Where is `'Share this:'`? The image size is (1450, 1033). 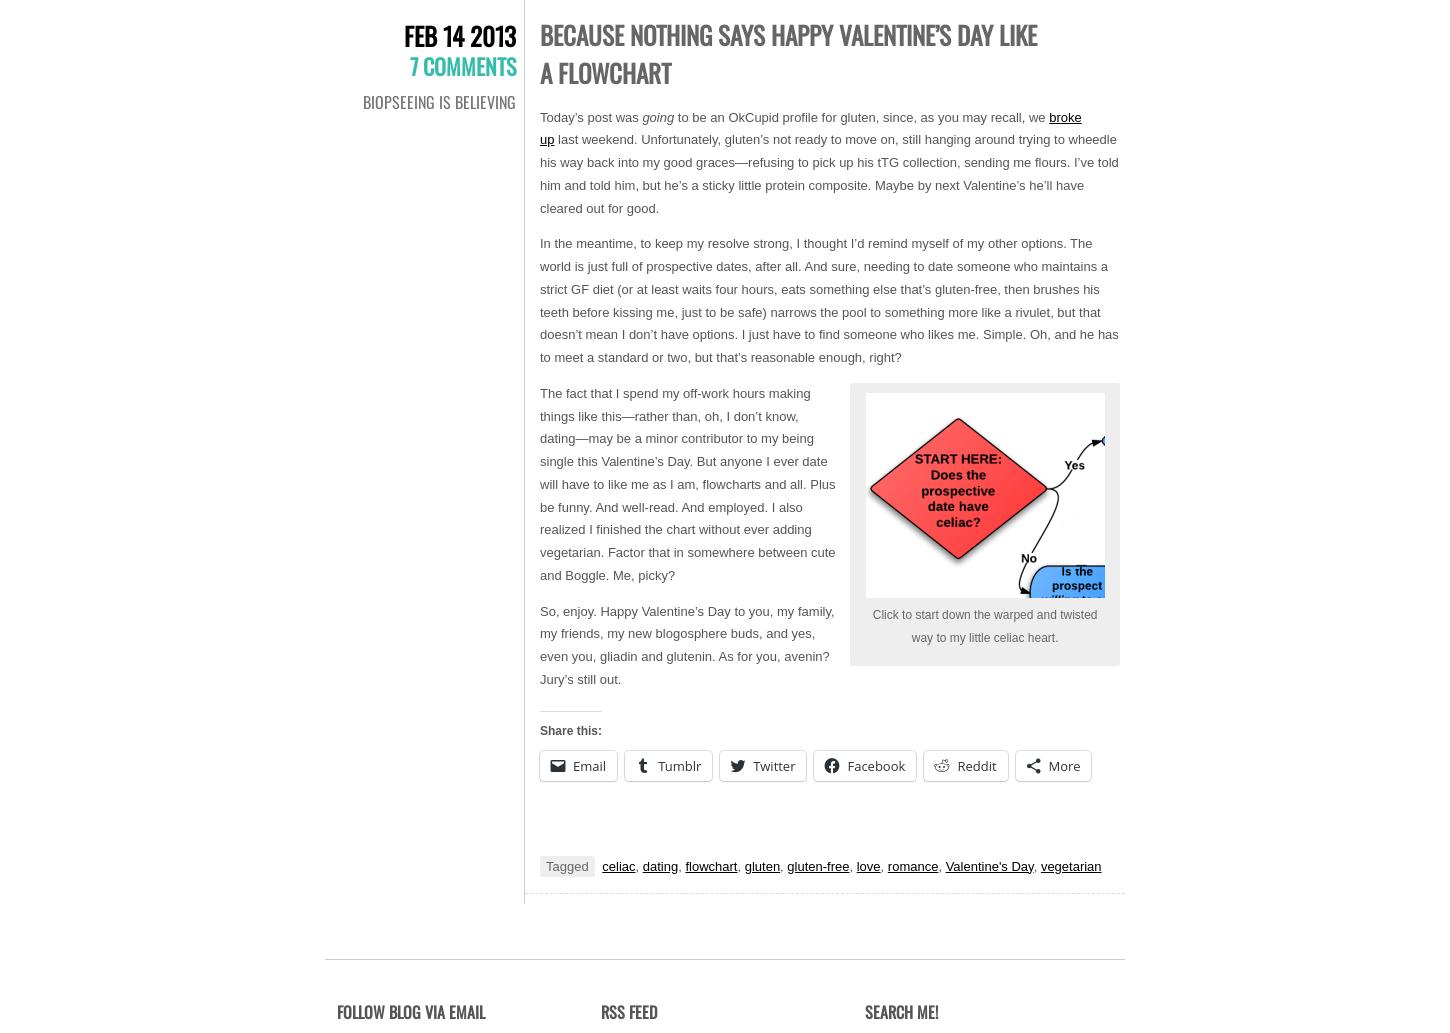 'Share this:' is located at coordinates (571, 730).